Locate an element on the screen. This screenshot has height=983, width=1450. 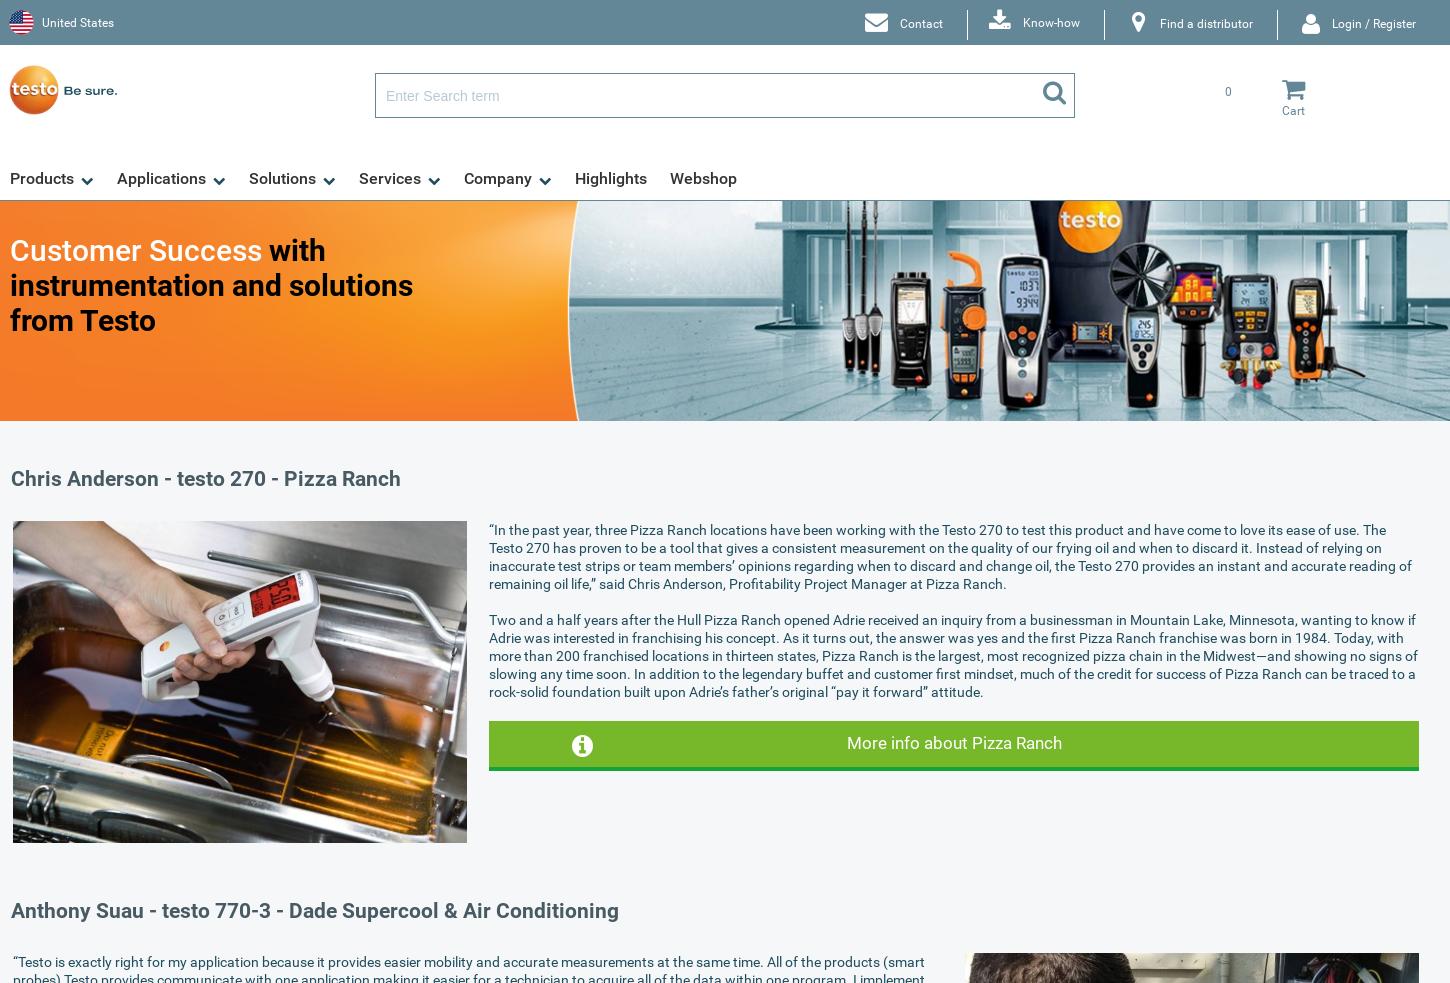
'More info about Pizza Ranch' is located at coordinates (952, 741).